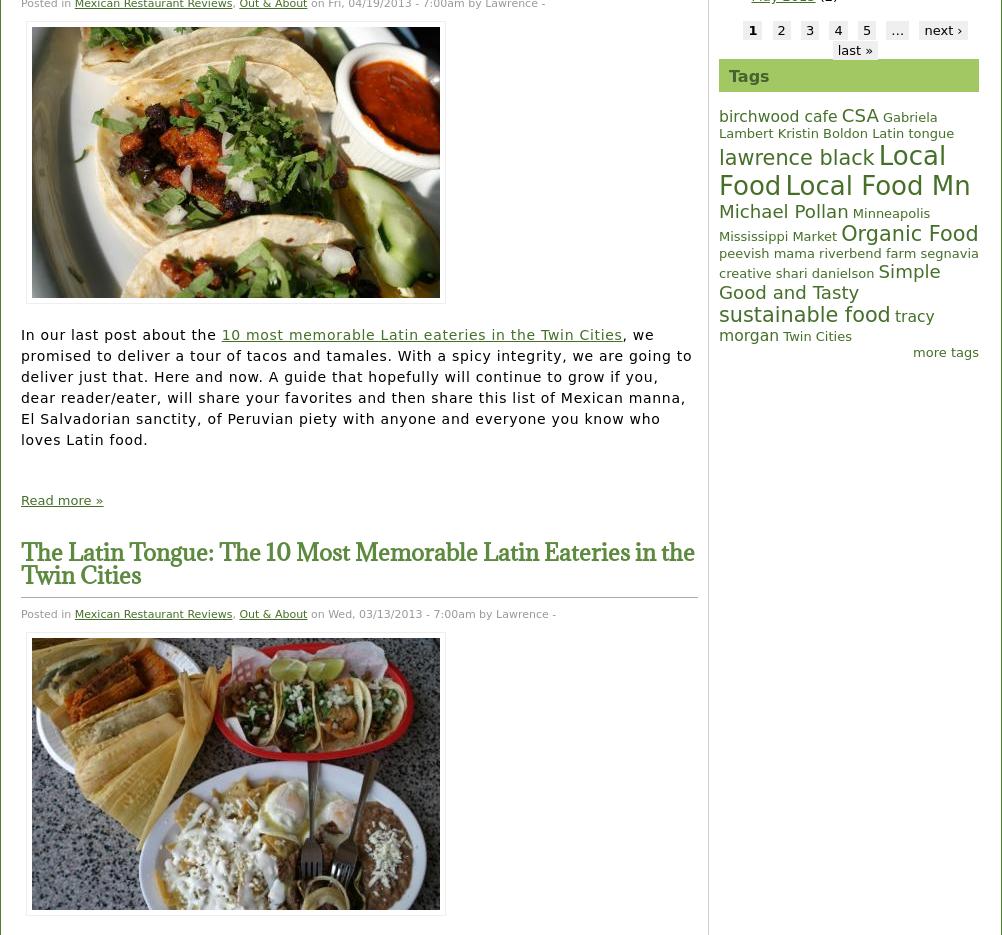 This screenshot has width=1002, height=935. Describe the element at coordinates (913, 133) in the screenshot. I see `'Latin tongue'` at that location.